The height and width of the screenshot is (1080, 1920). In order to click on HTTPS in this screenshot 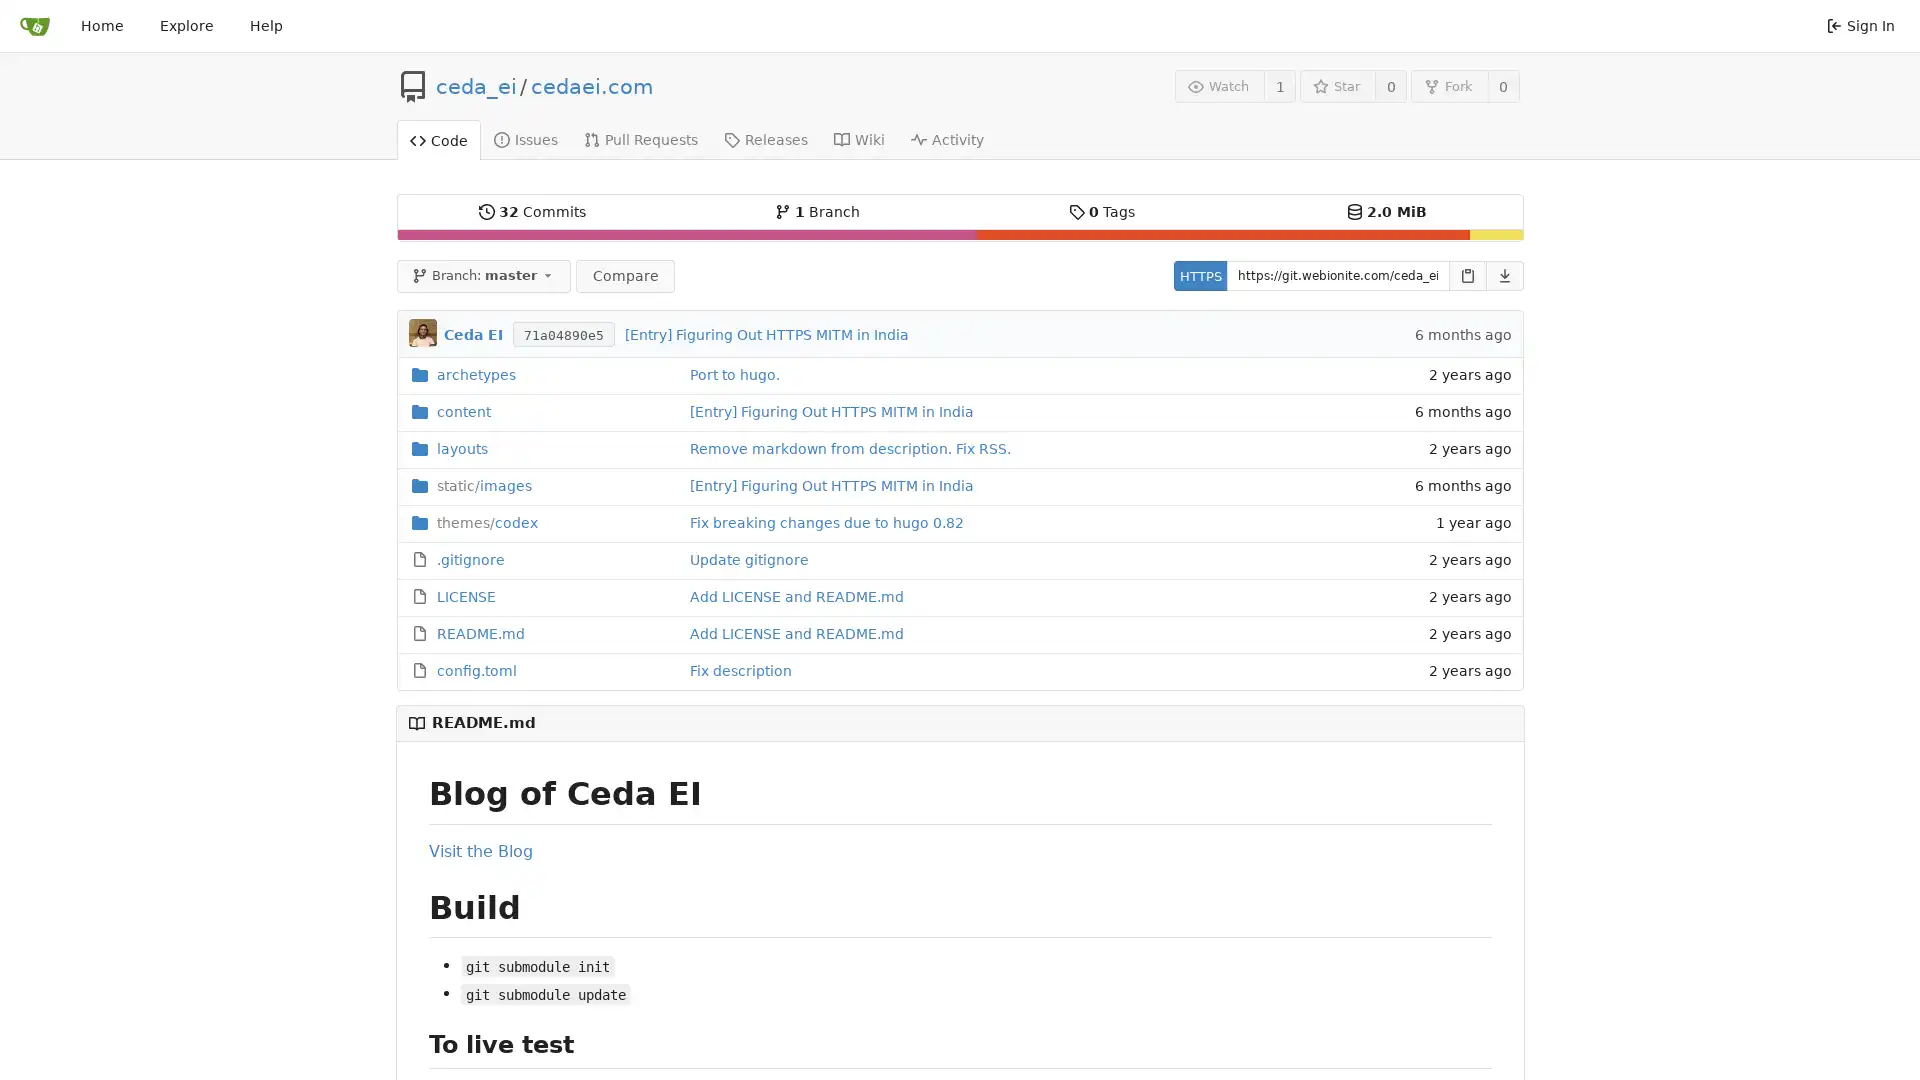, I will do `click(1199, 276)`.